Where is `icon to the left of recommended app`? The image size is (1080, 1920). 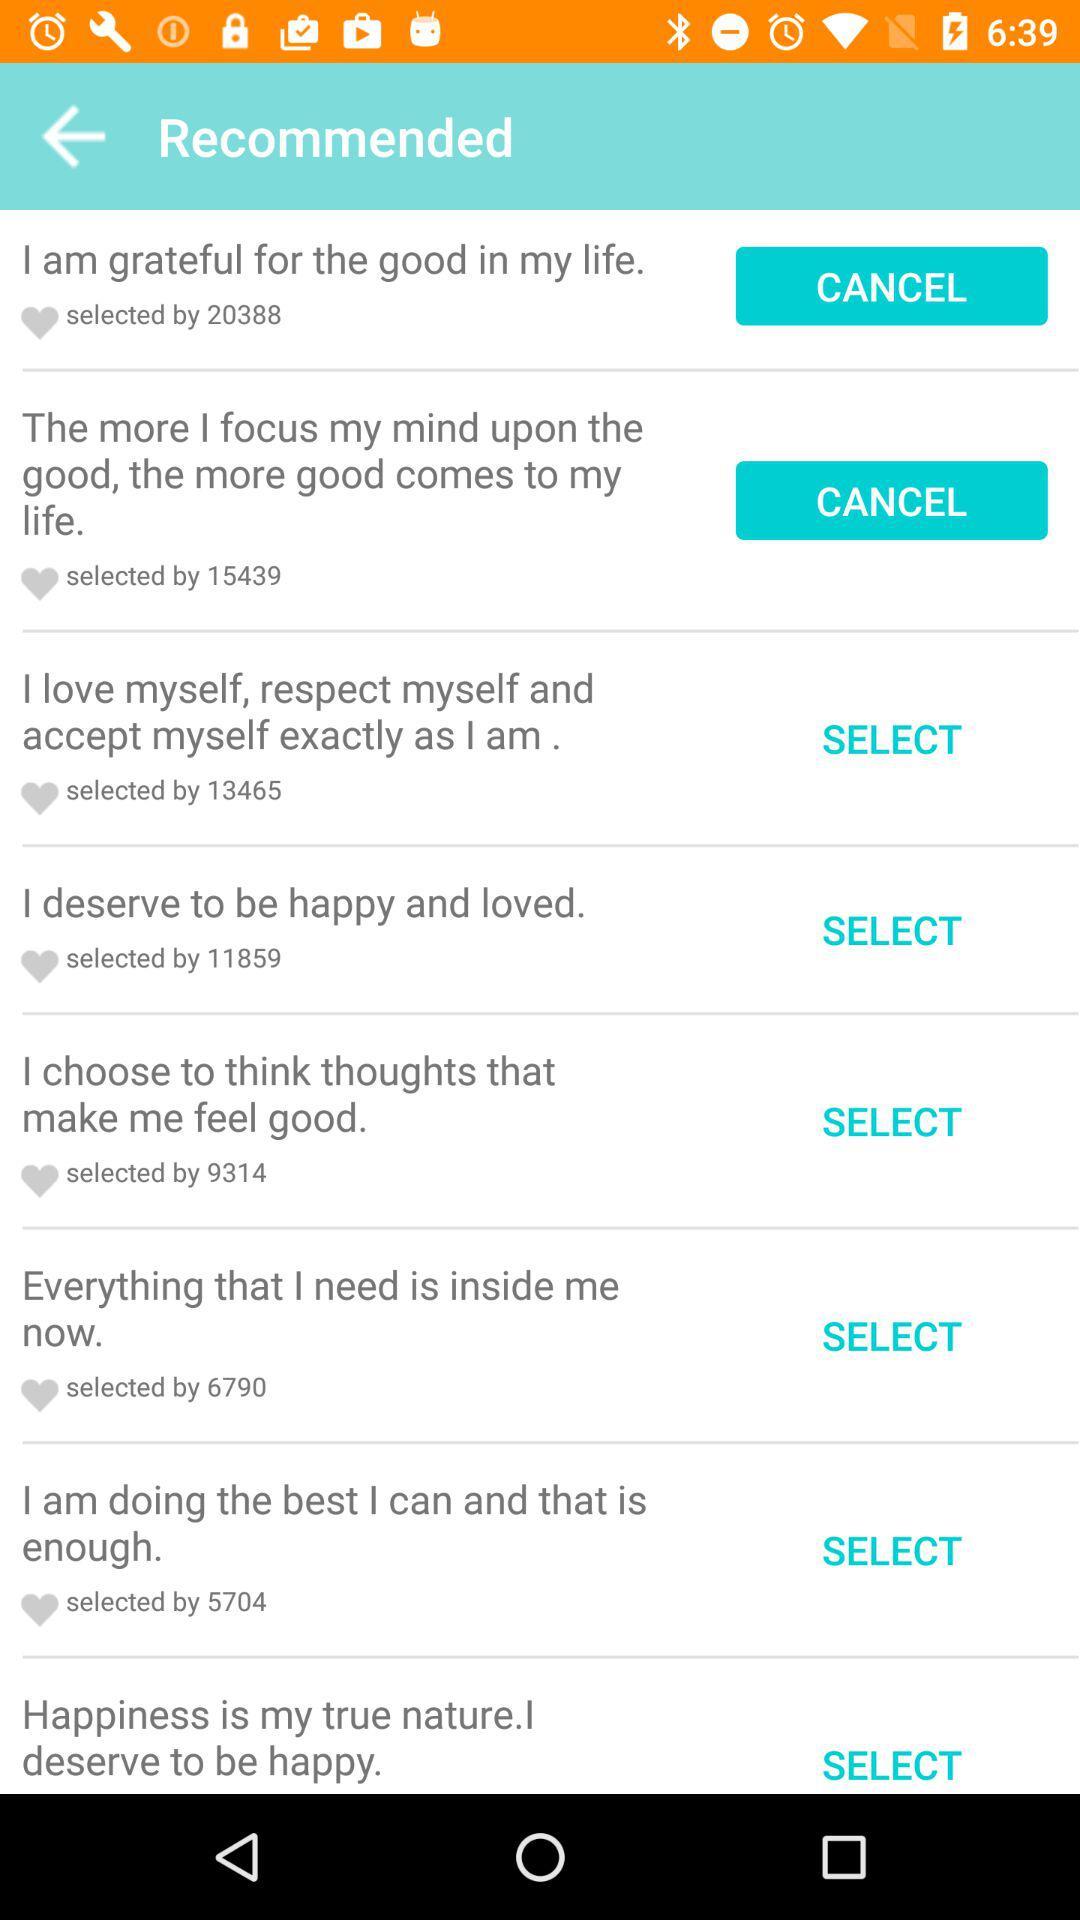 icon to the left of recommended app is located at coordinates (72, 135).